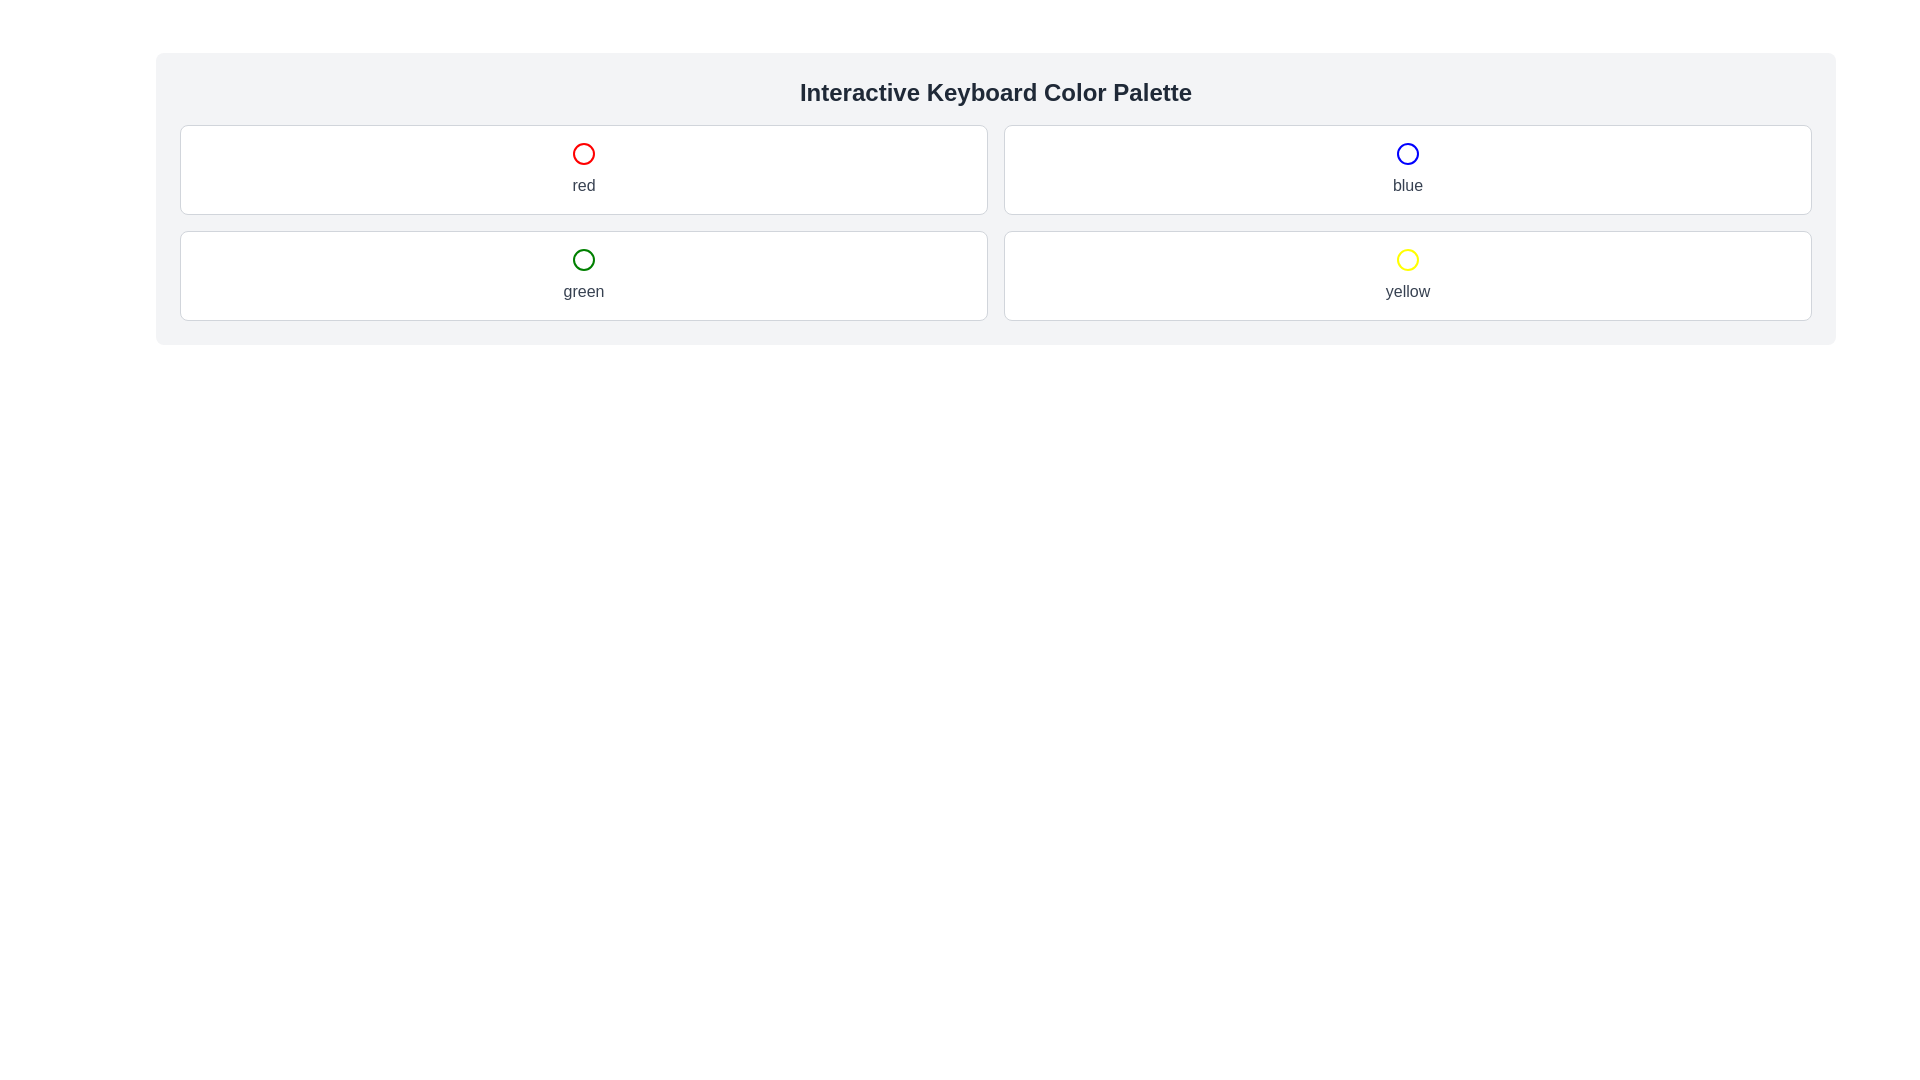 The image size is (1920, 1080). What do you see at coordinates (583, 276) in the screenshot?
I see `the interactive card or option button with a white background and a green outlined circular icon labeled 'green' in gray text, located in the lower-left section of the grid` at bounding box center [583, 276].